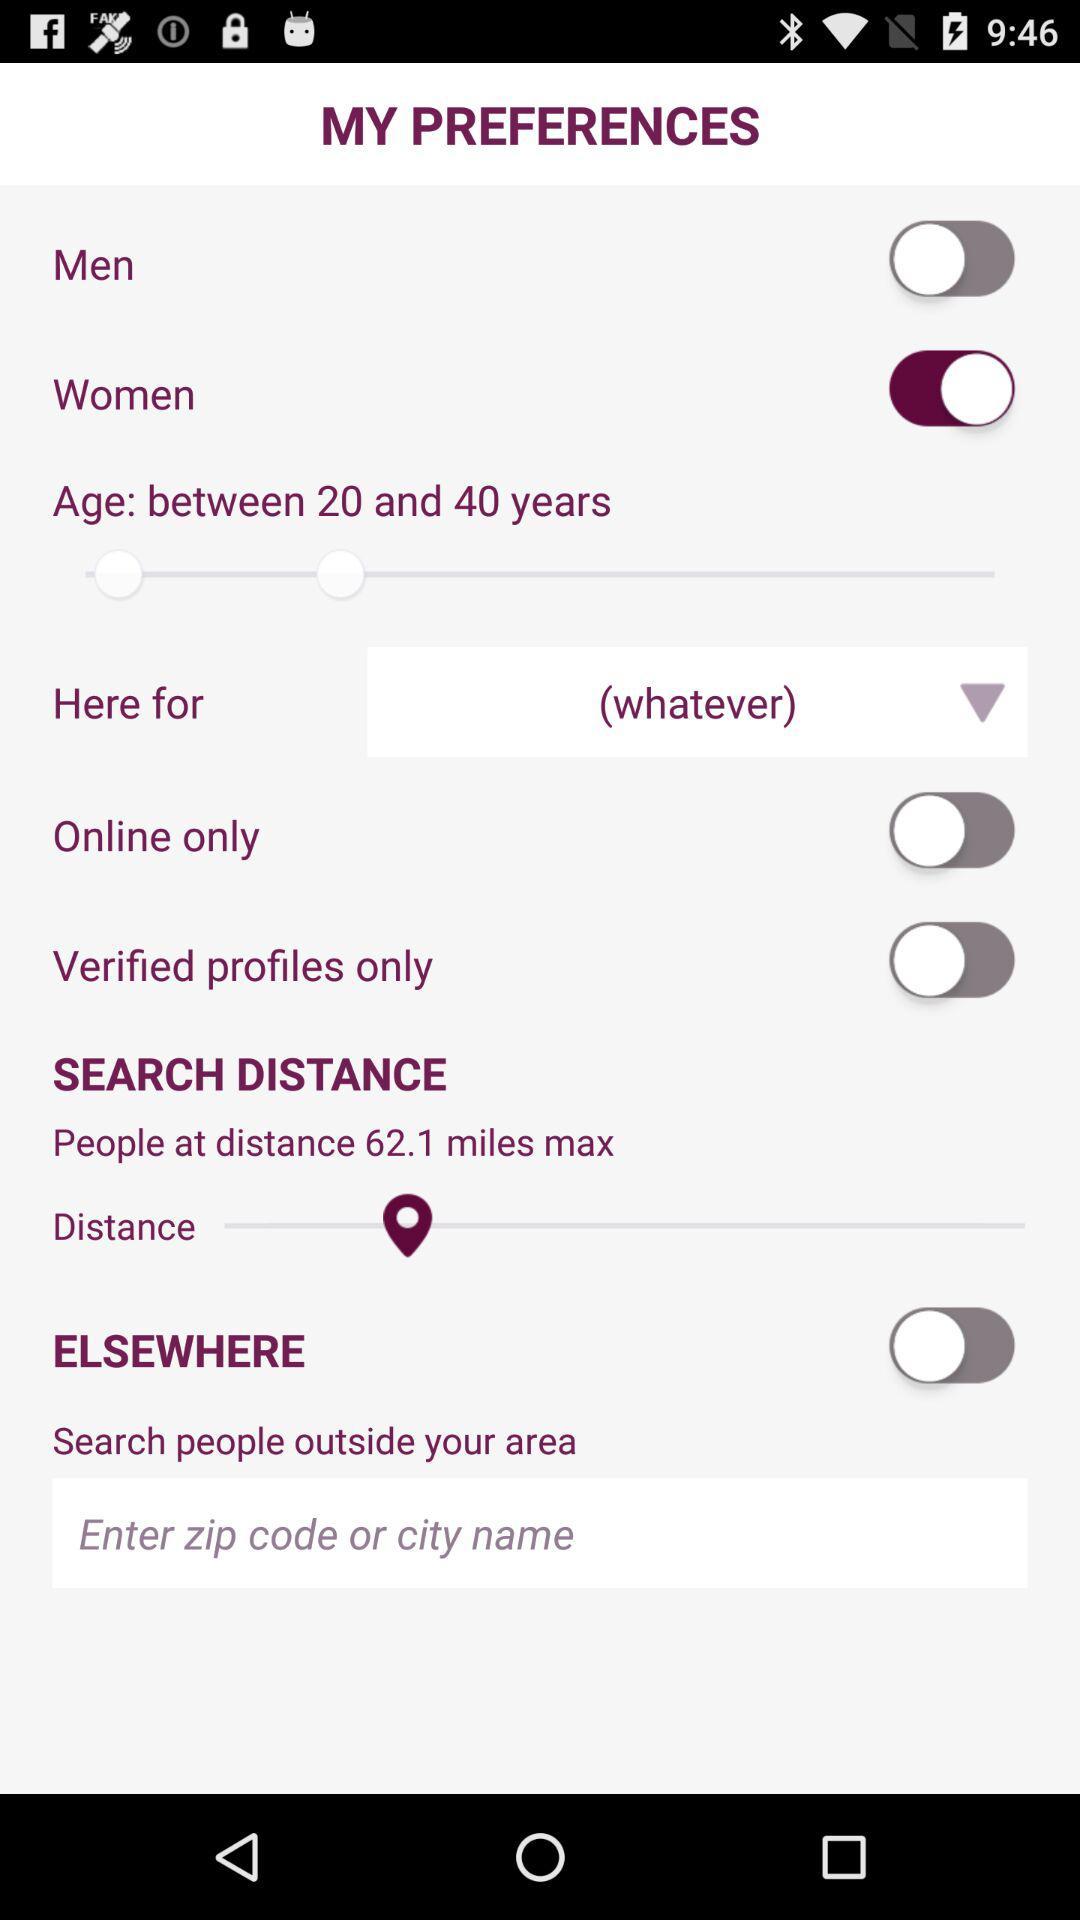 The image size is (1080, 1920). What do you see at coordinates (952, 1349) in the screenshot?
I see `search option` at bounding box center [952, 1349].